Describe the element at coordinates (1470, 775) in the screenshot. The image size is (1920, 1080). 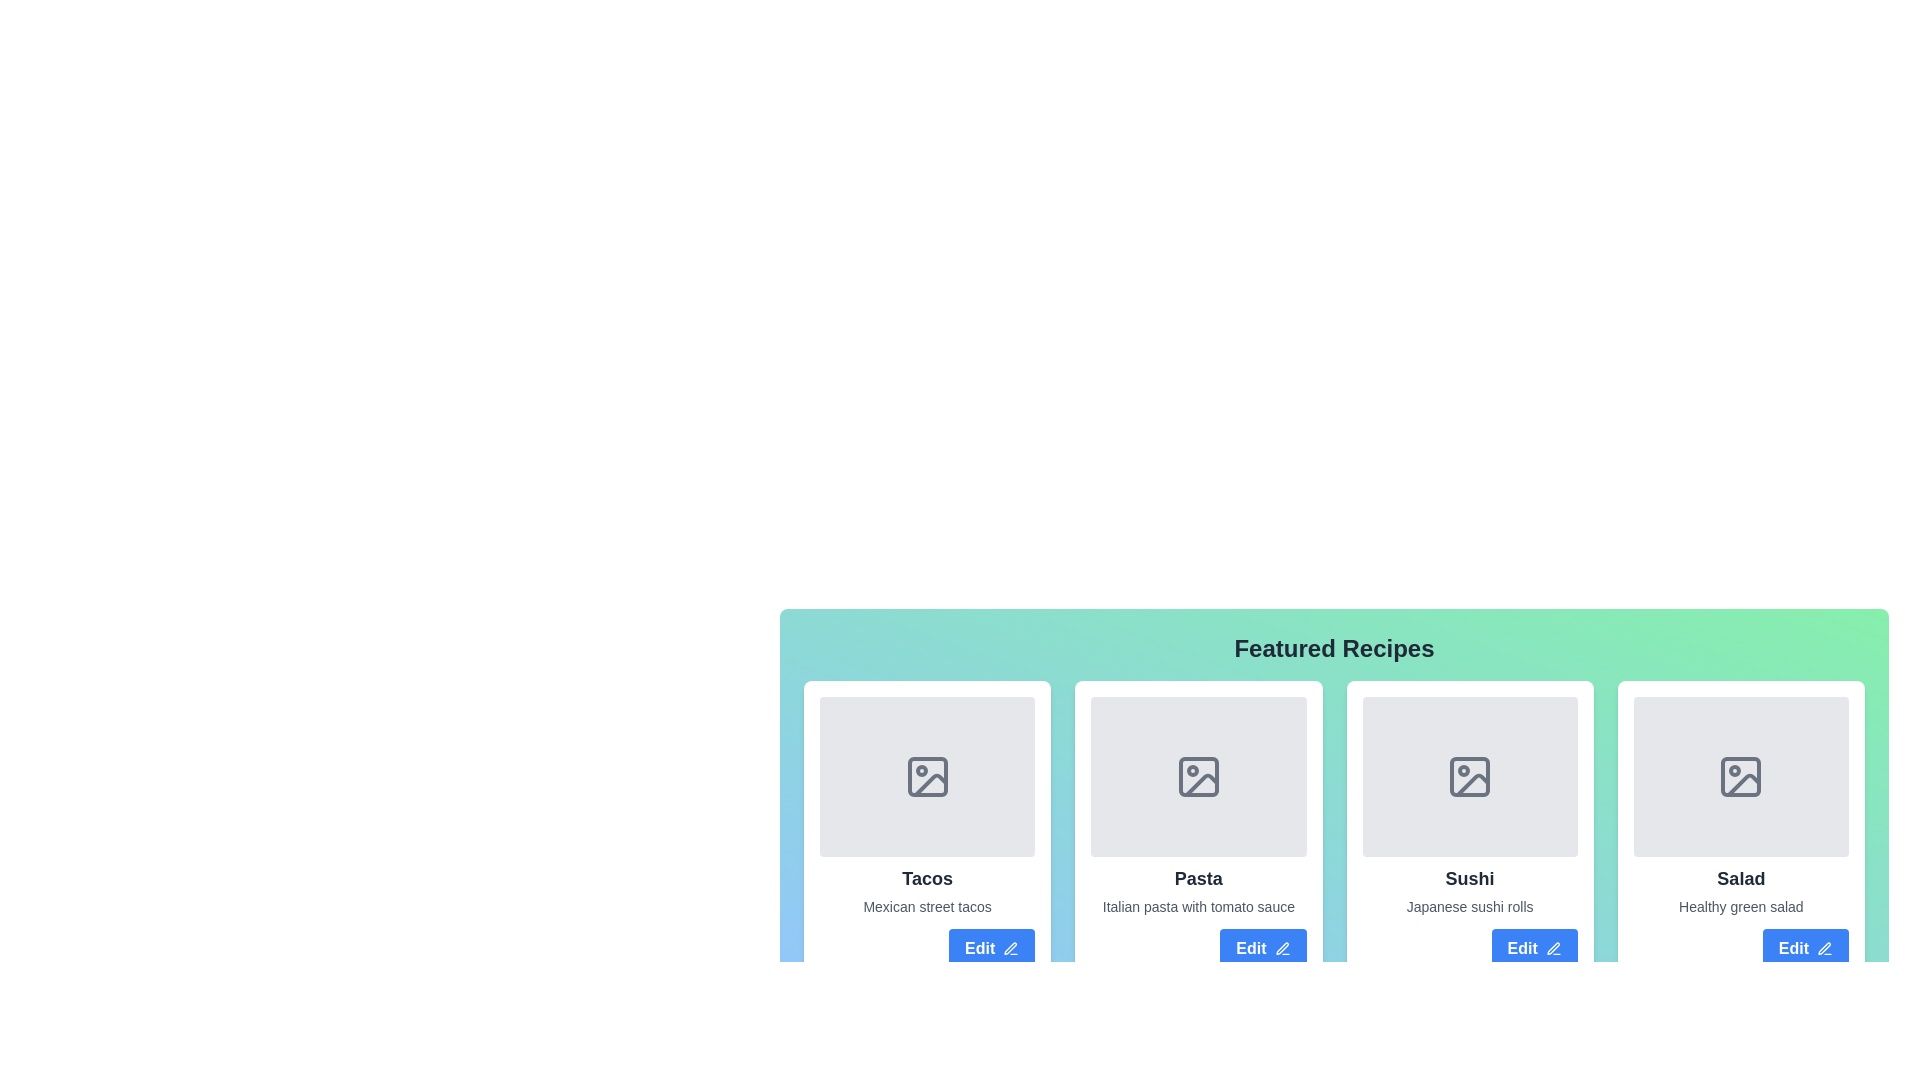
I see `the icon element that represents a symbolic image within the card labeled 'Sushi' in the 'Featured Recipes' section` at that location.